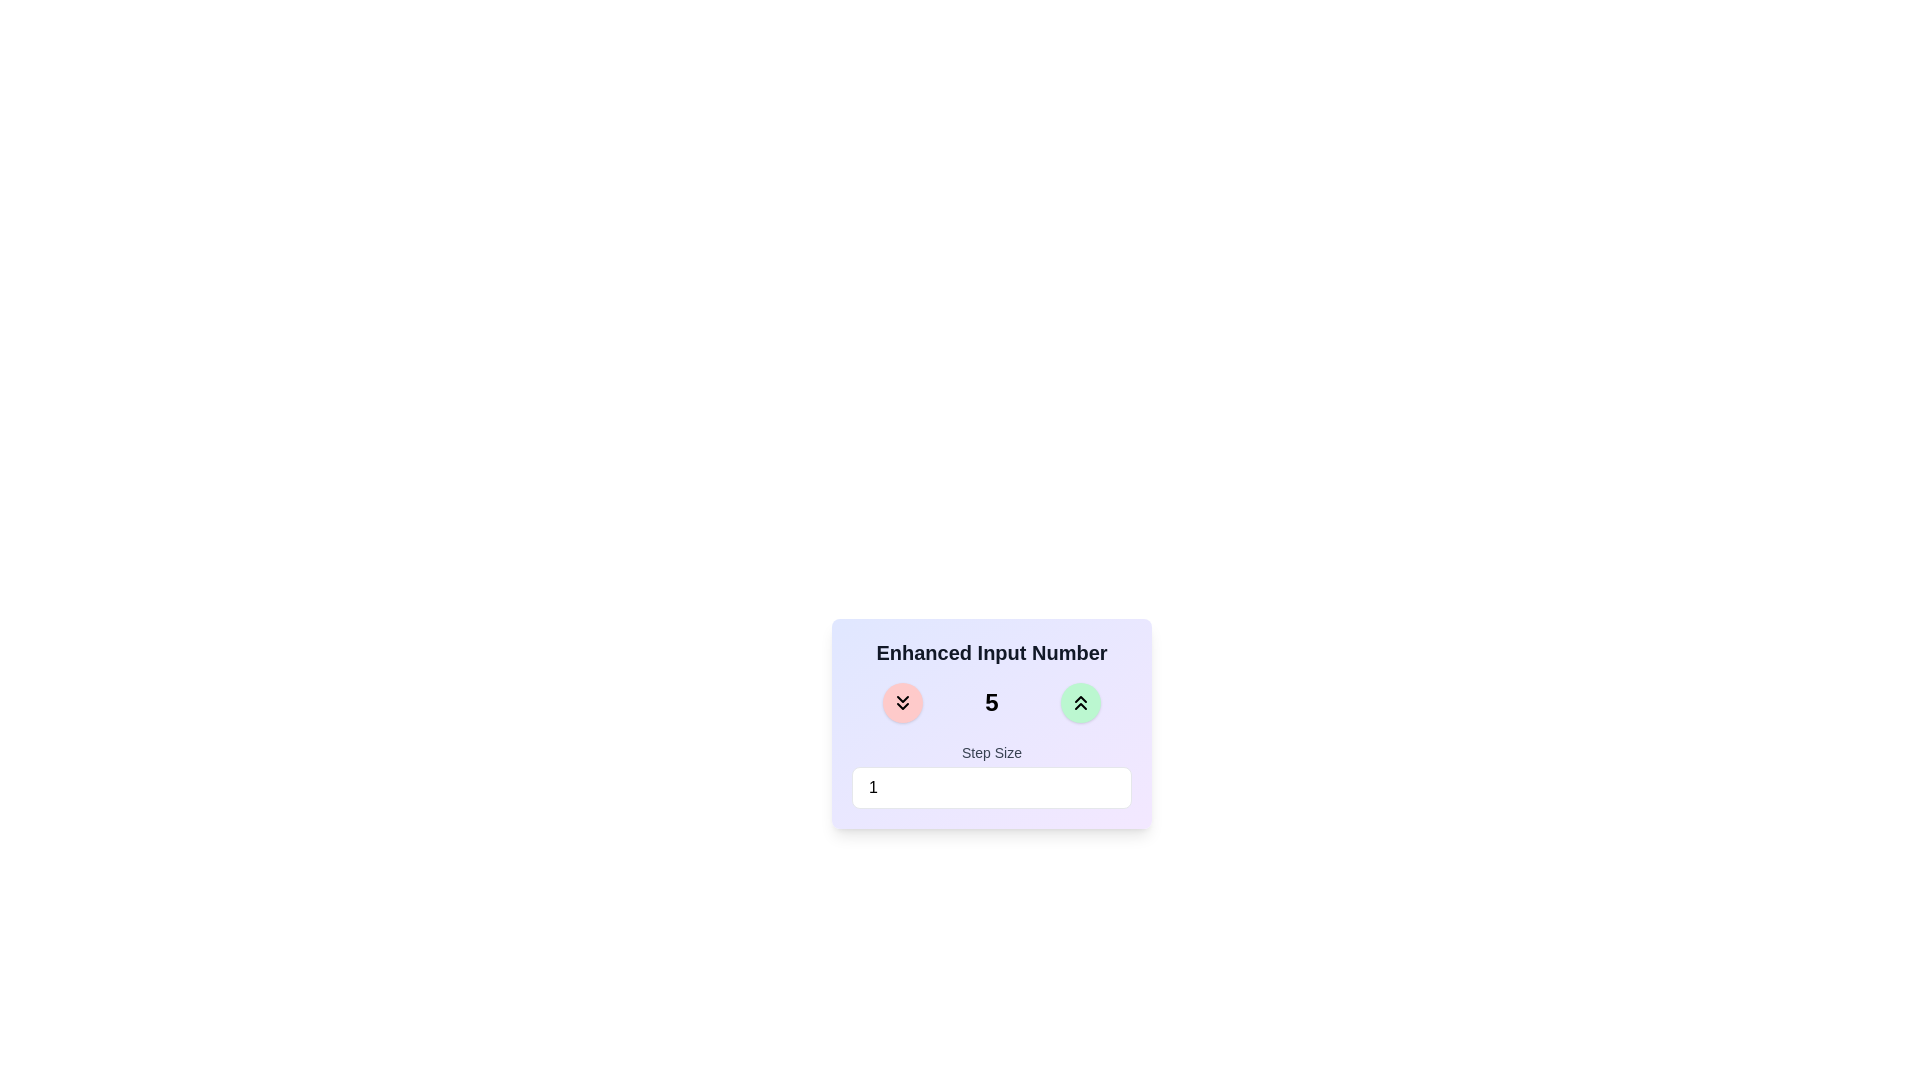  What do you see at coordinates (992, 774) in the screenshot?
I see `the Numeric input field for adjusting the step size, positioned centrally below the title 'Enhanced Input Number' and the segmented control displaying '5'` at bounding box center [992, 774].